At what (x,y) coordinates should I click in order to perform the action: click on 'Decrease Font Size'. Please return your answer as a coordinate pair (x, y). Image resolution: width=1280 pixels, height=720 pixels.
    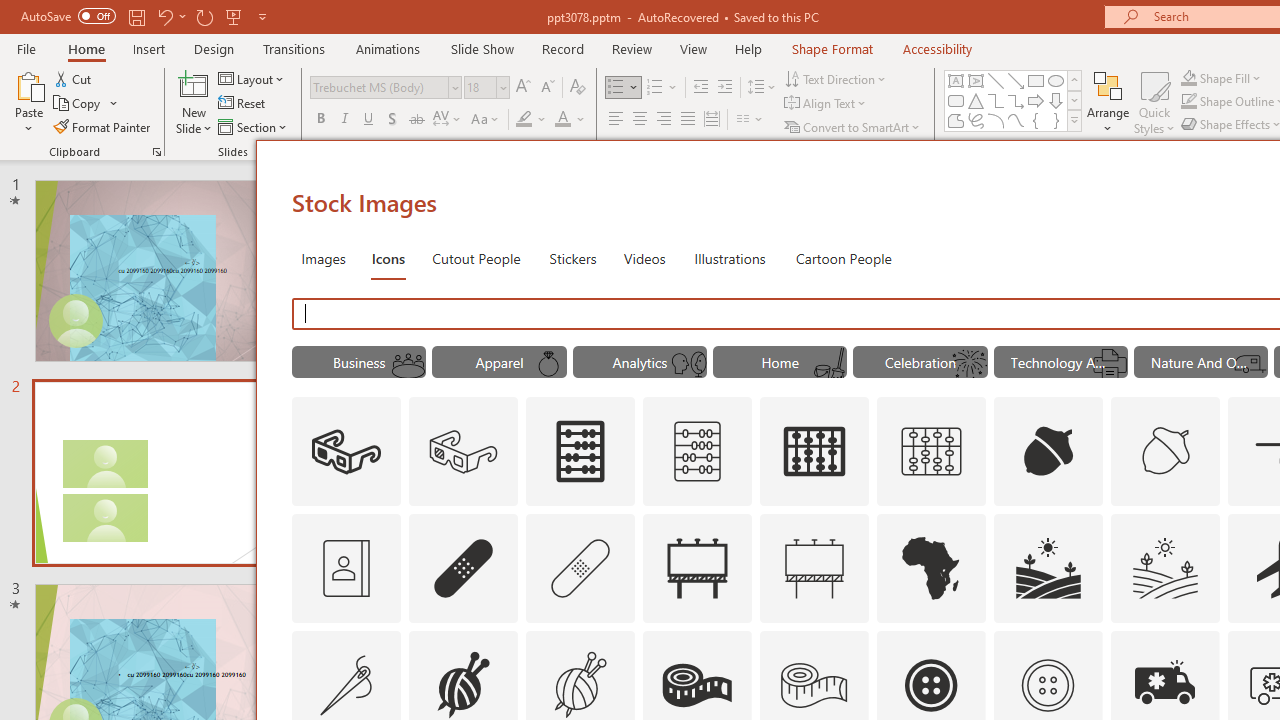
    Looking at the image, I should click on (547, 86).